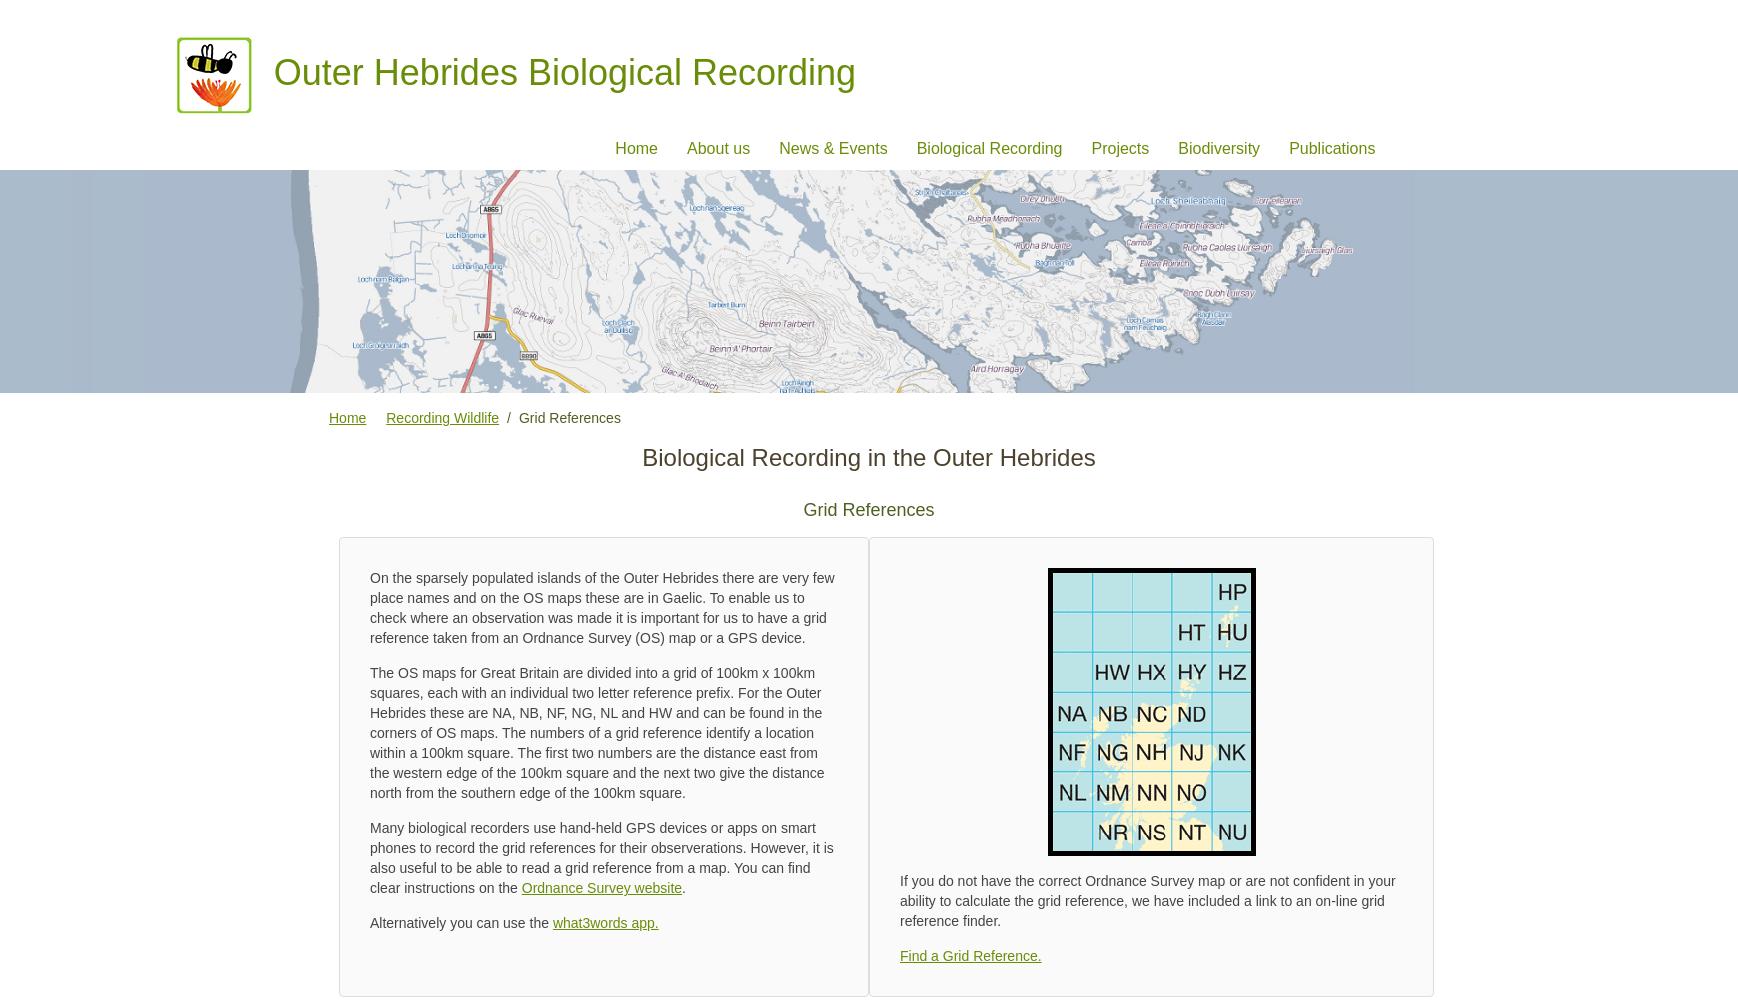 The width and height of the screenshot is (1738, 1000). What do you see at coordinates (687, 147) in the screenshot?
I see `'About us'` at bounding box center [687, 147].